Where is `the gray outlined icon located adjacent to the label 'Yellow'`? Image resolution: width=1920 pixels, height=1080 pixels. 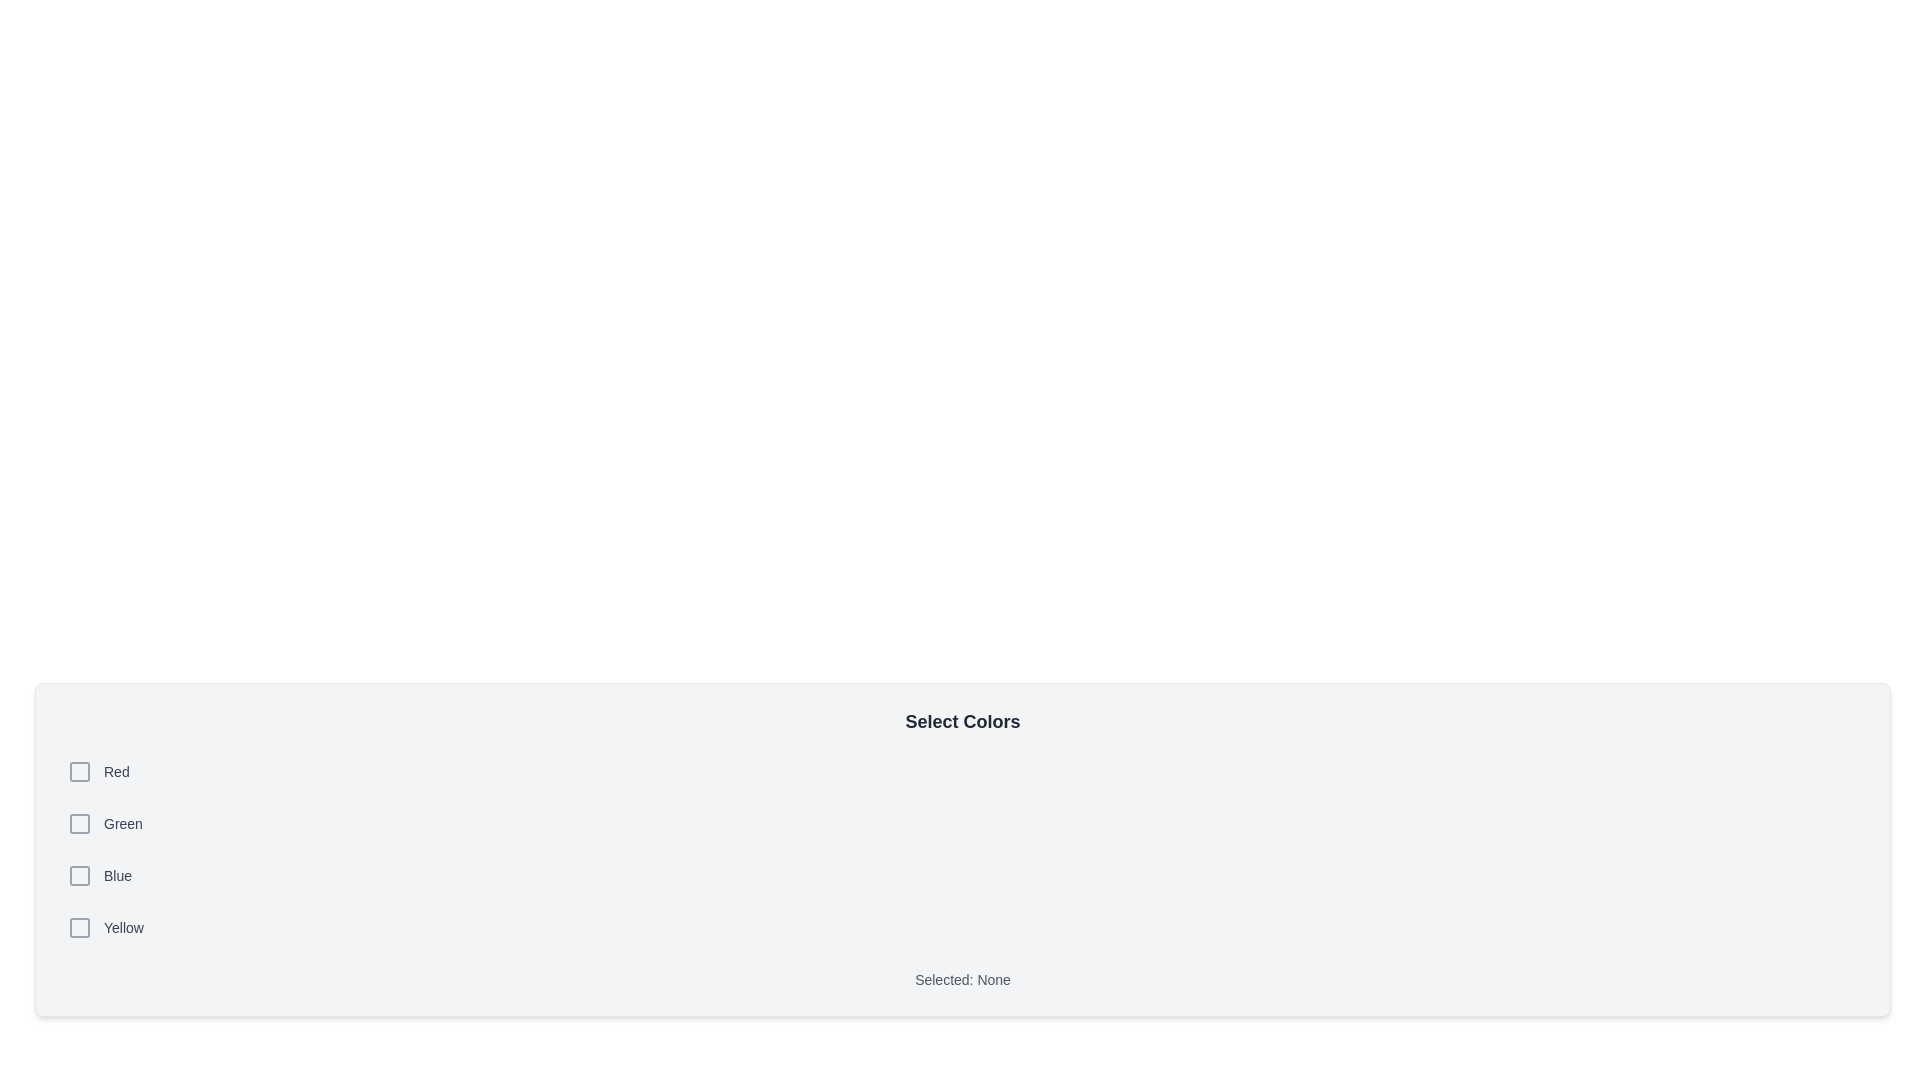
the gray outlined icon located adjacent to the label 'Yellow' is located at coordinates (80, 928).